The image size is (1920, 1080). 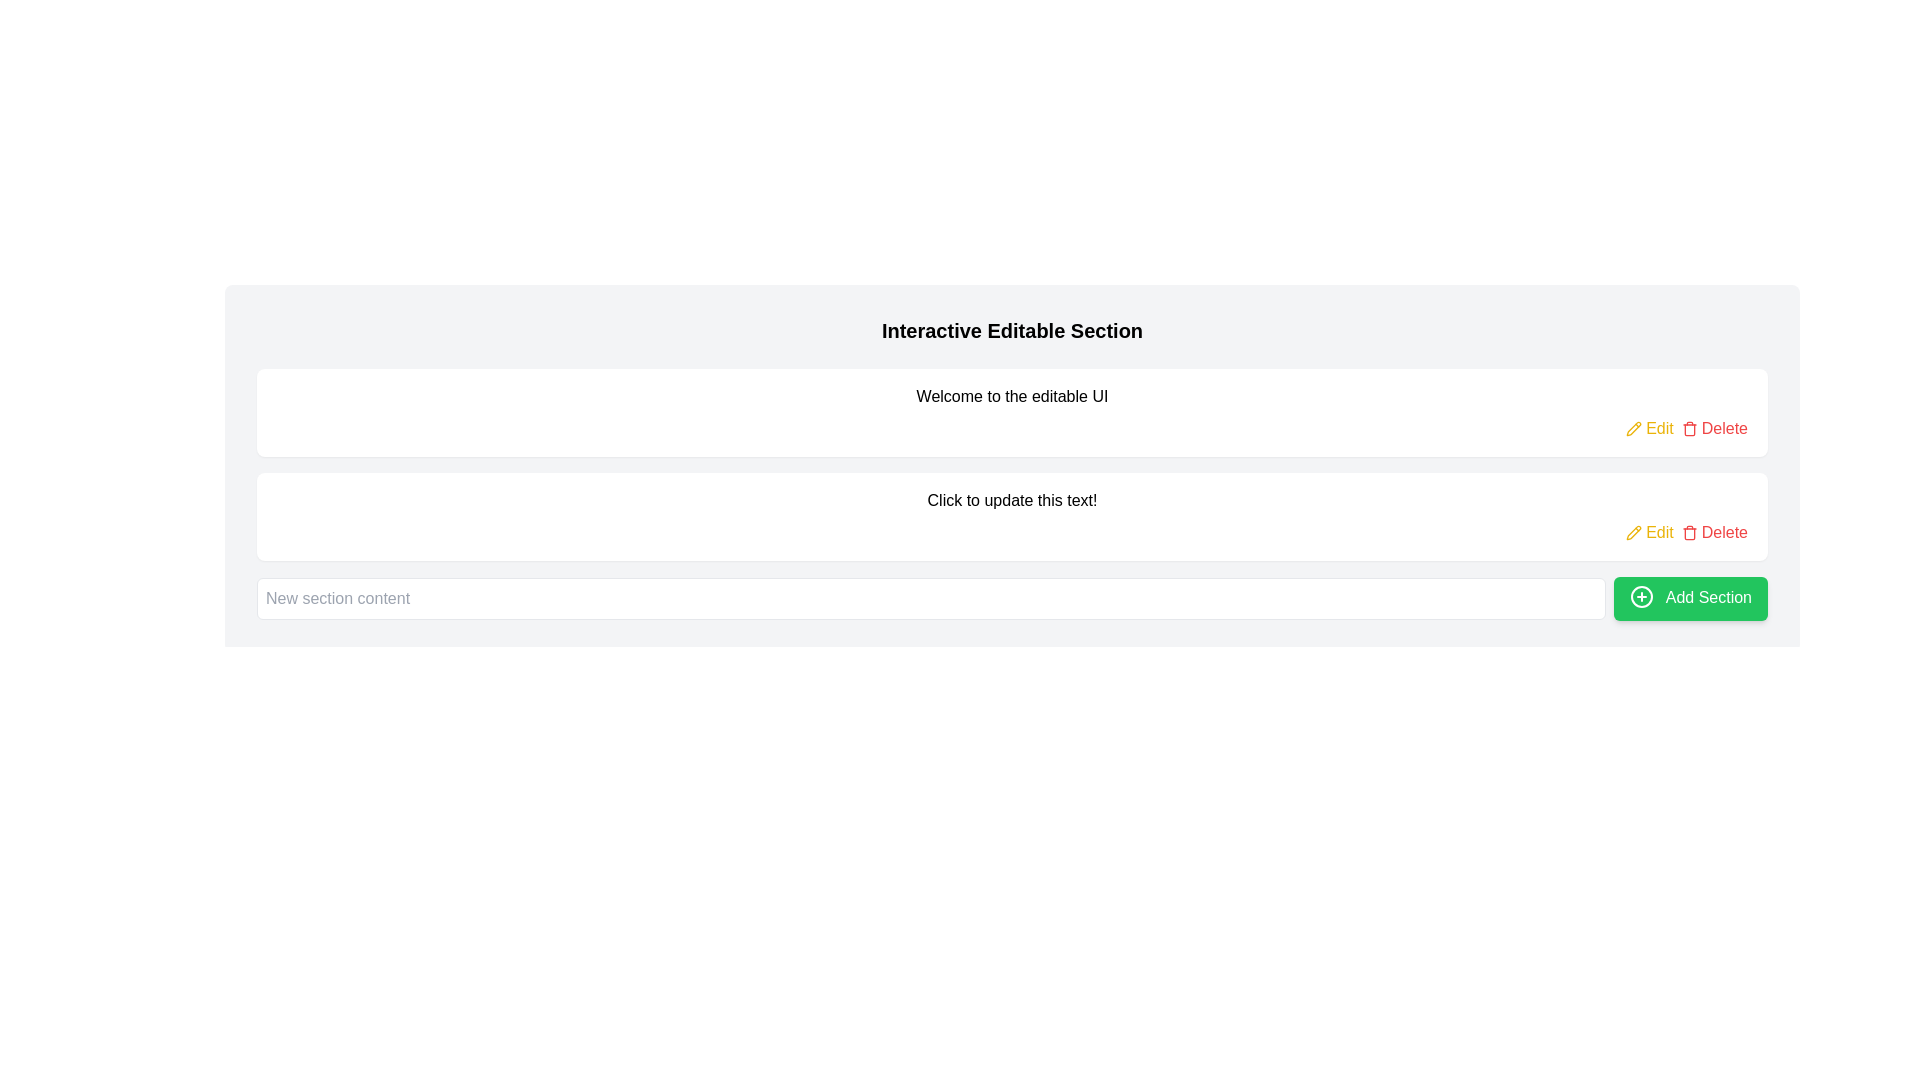 I want to click on the trashcan-shaped icon with a red stroke next to the 'Delete' label, so click(x=1688, y=427).